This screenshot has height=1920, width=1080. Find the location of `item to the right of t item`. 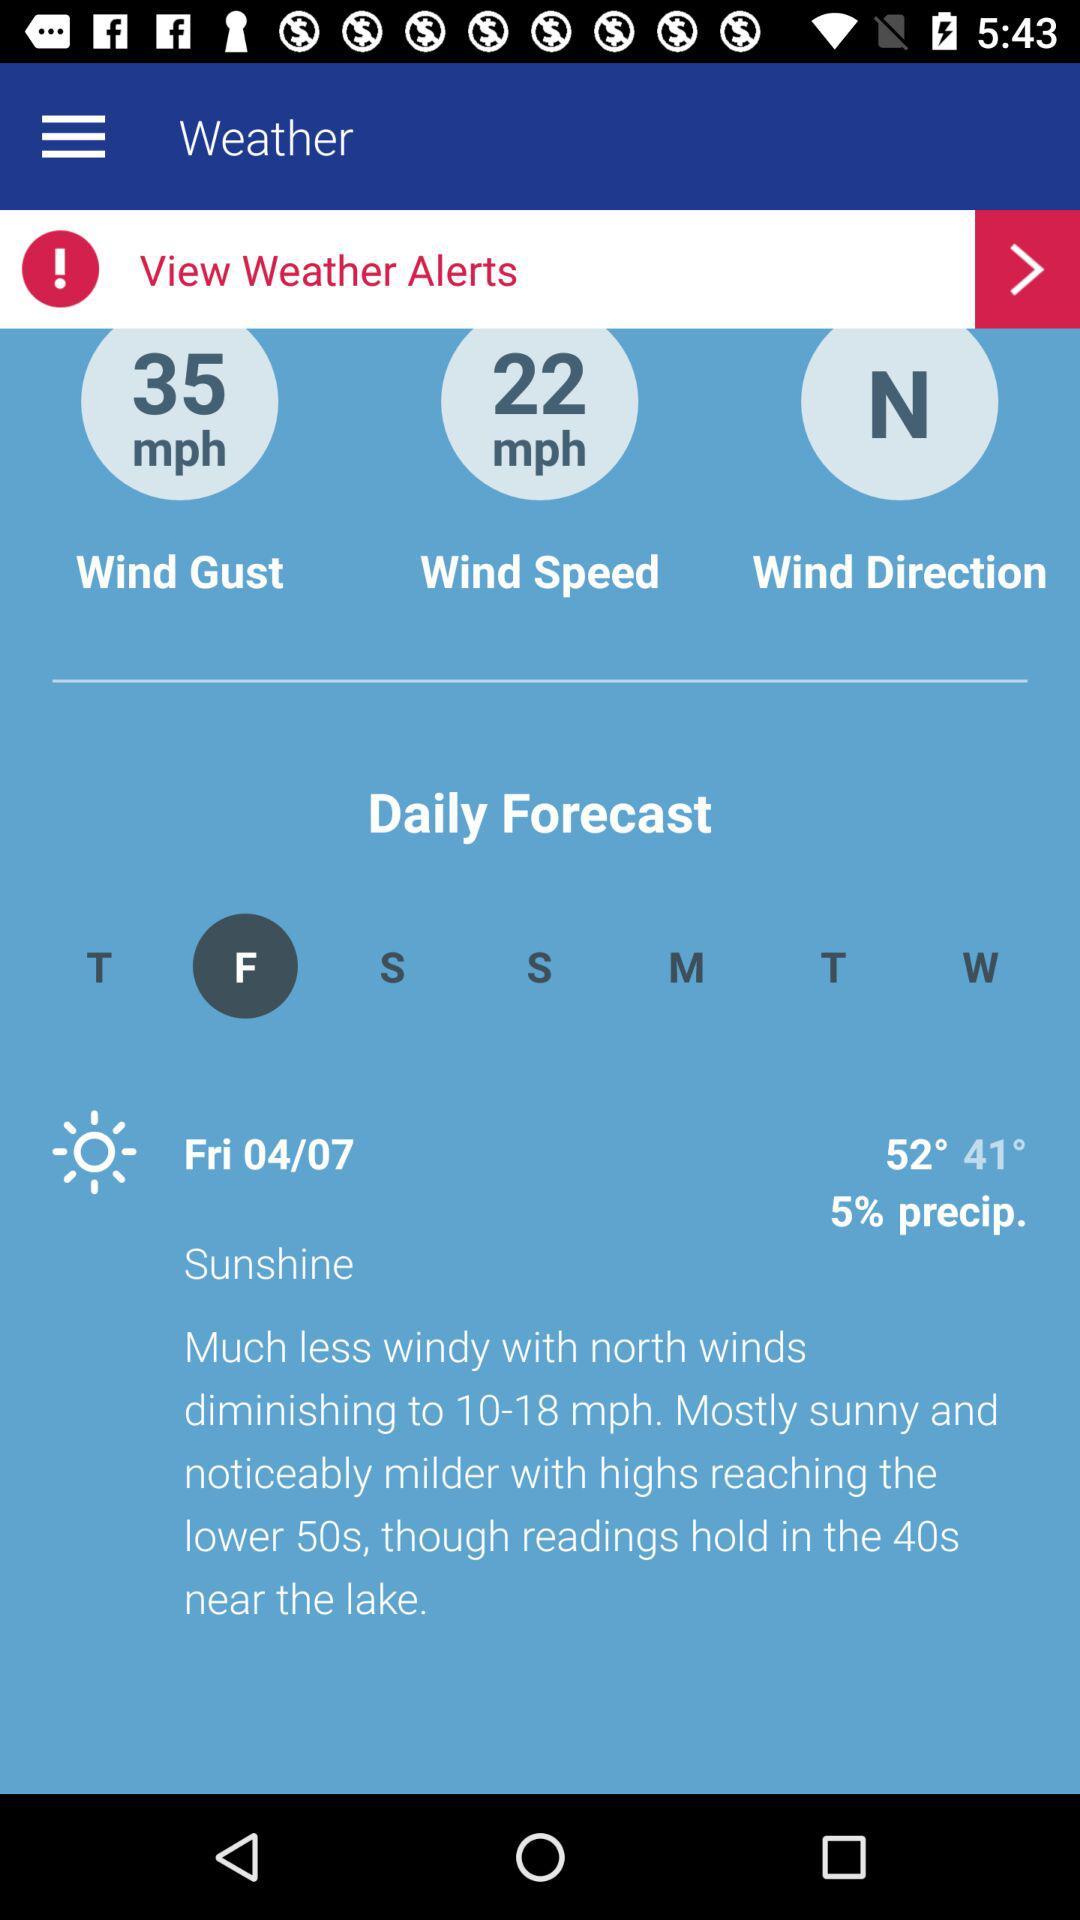

item to the right of t item is located at coordinates (979, 965).